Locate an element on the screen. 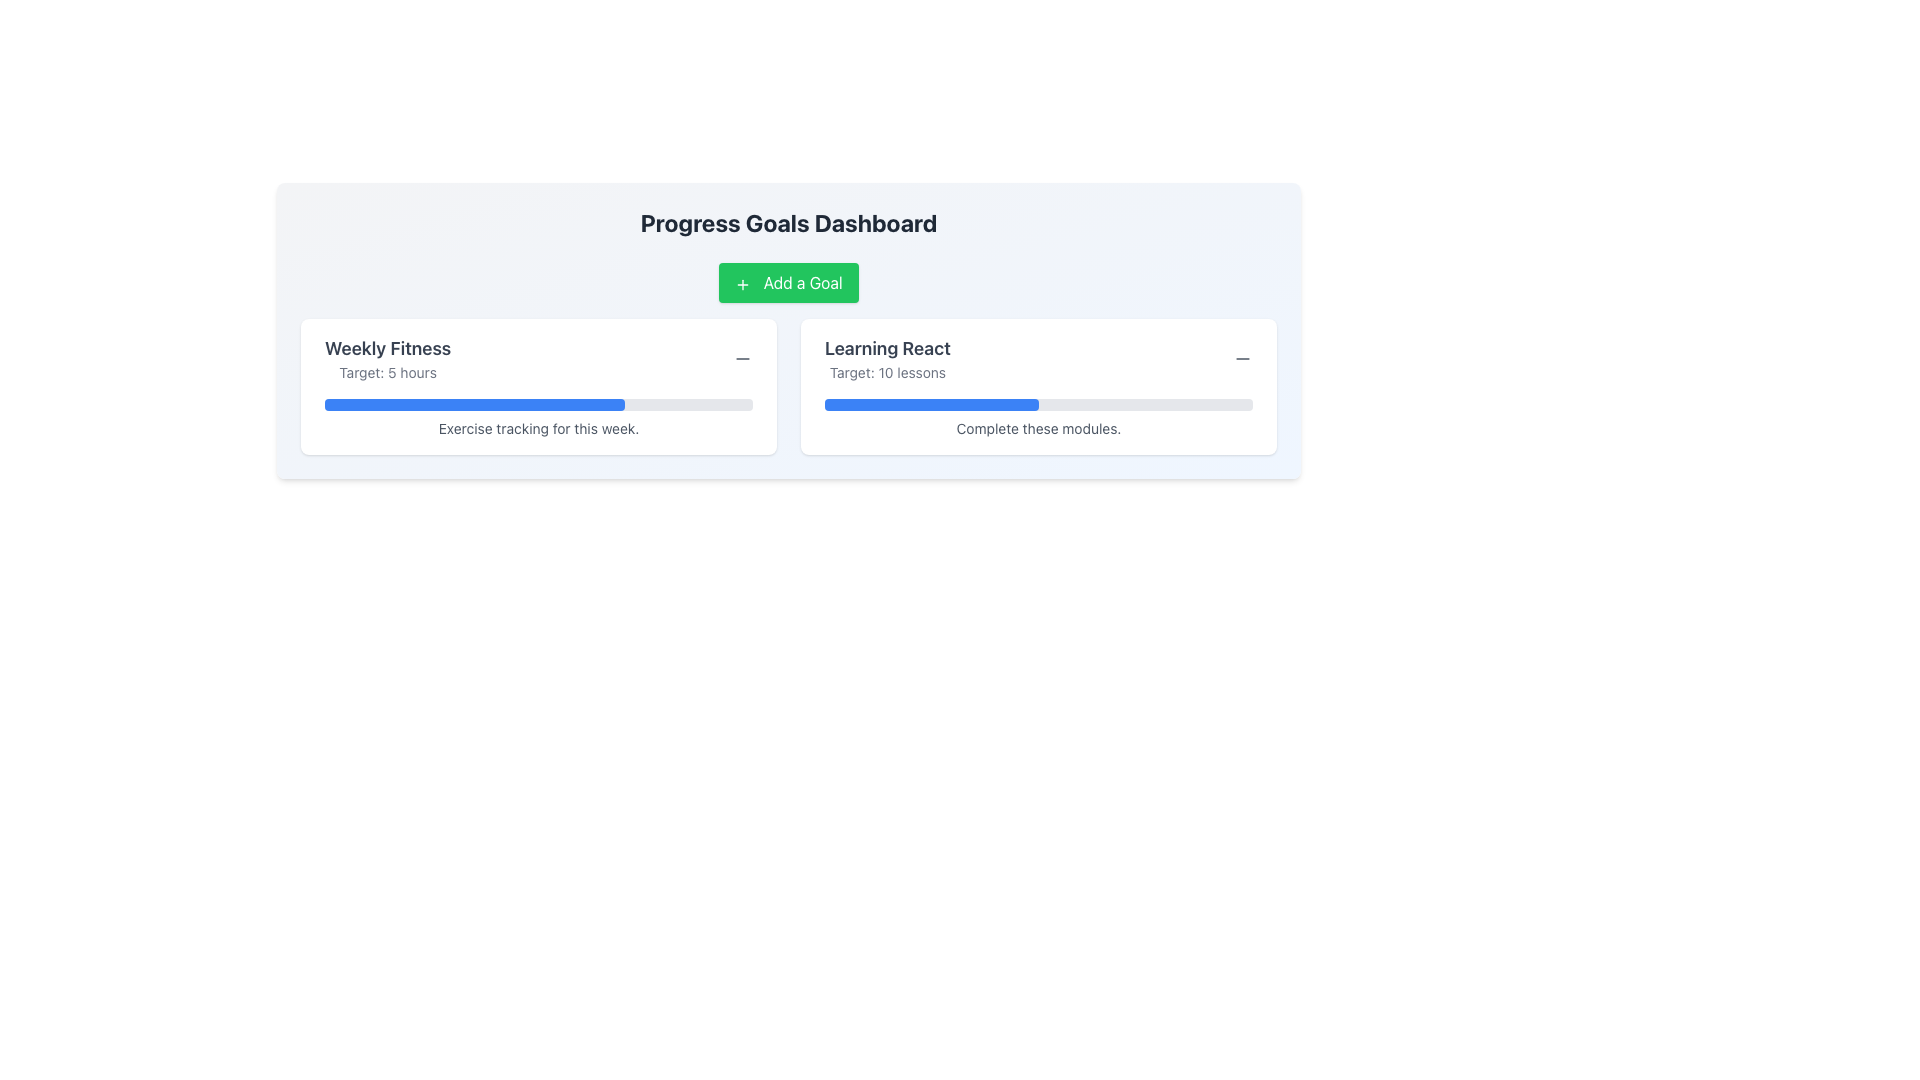 The width and height of the screenshot is (1920, 1080). the 'Add a Goal' button icon, which visually represents the action of adding a new goal and is located at the top center of the interface under the title 'Progress Goals Dashboard' is located at coordinates (742, 284).